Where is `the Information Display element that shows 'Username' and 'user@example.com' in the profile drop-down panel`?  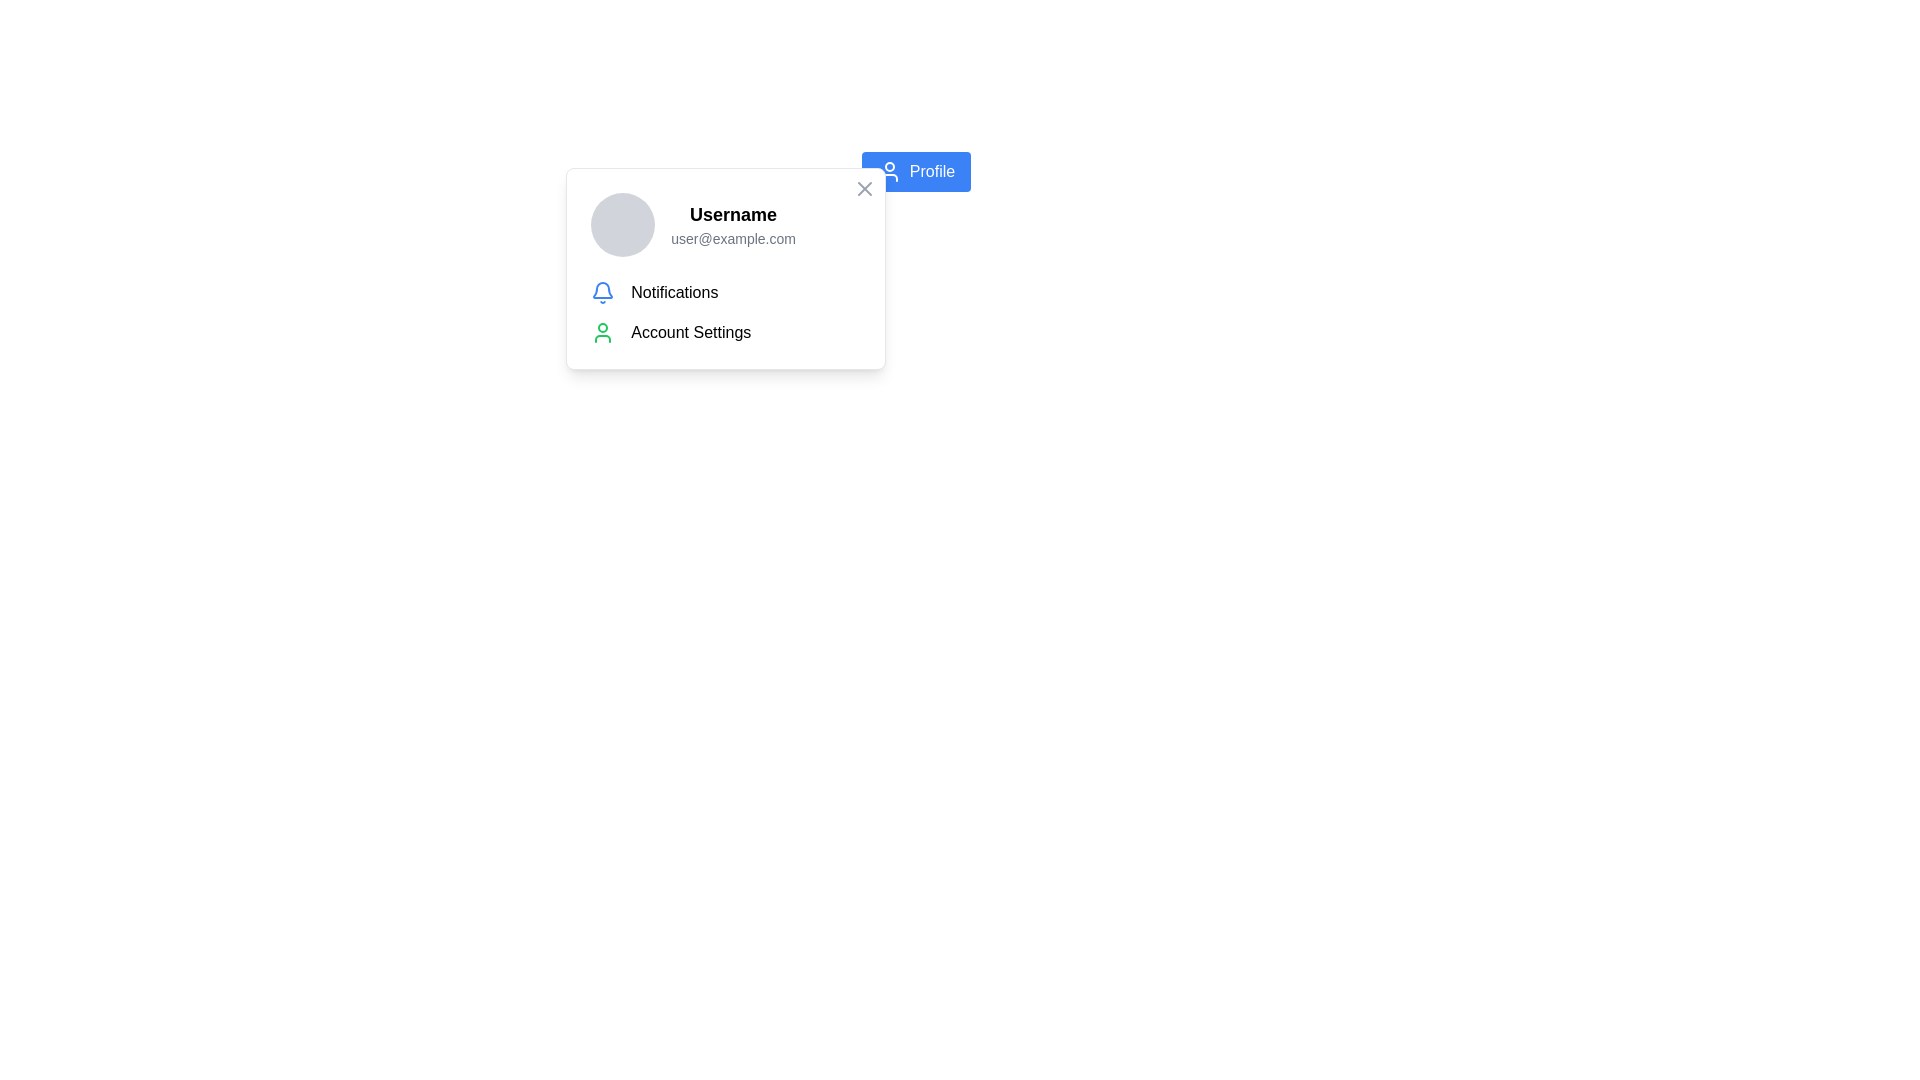
the Information Display element that shows 'Username' and 'user@example.com' in the profile drop-down panel is located at coordinates (732, 224).